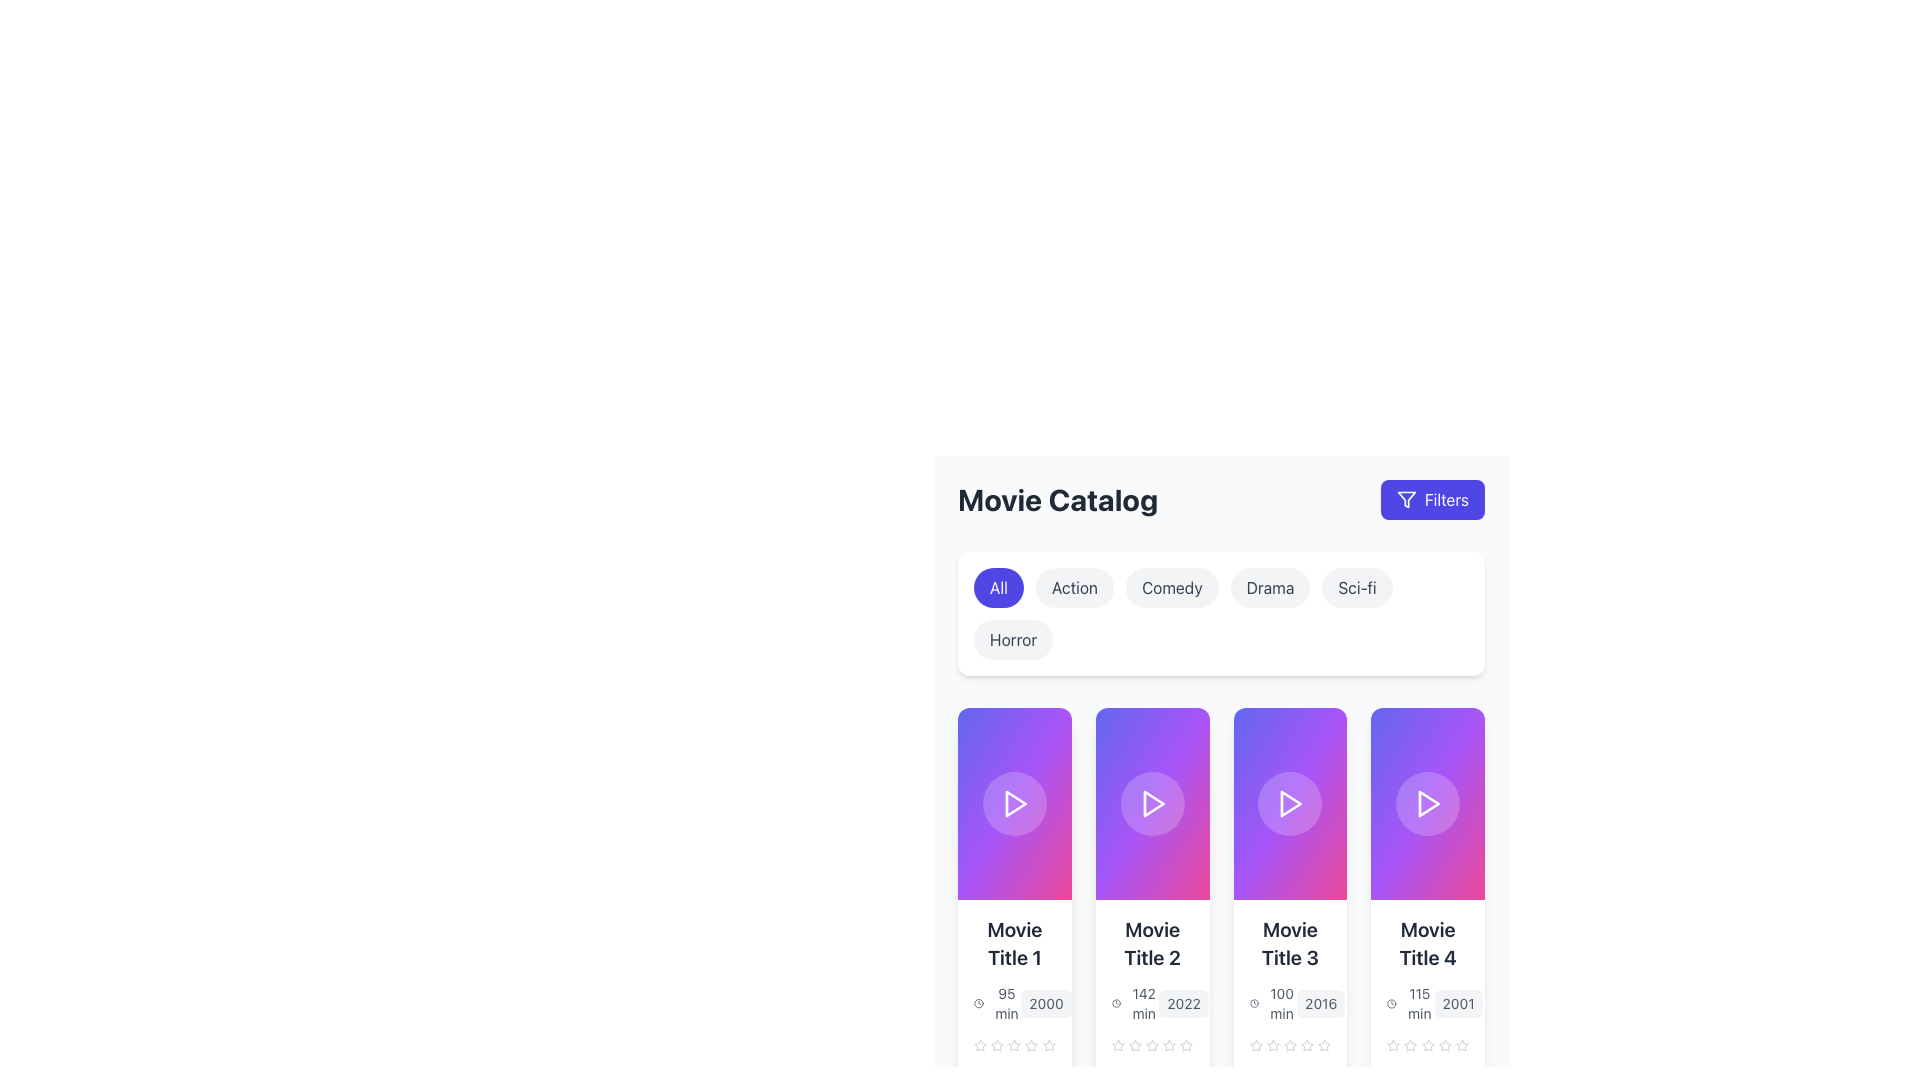  I want to click on the rounded rectangular button with a purple-blue background and white text reading 'All', so click(998, 586).